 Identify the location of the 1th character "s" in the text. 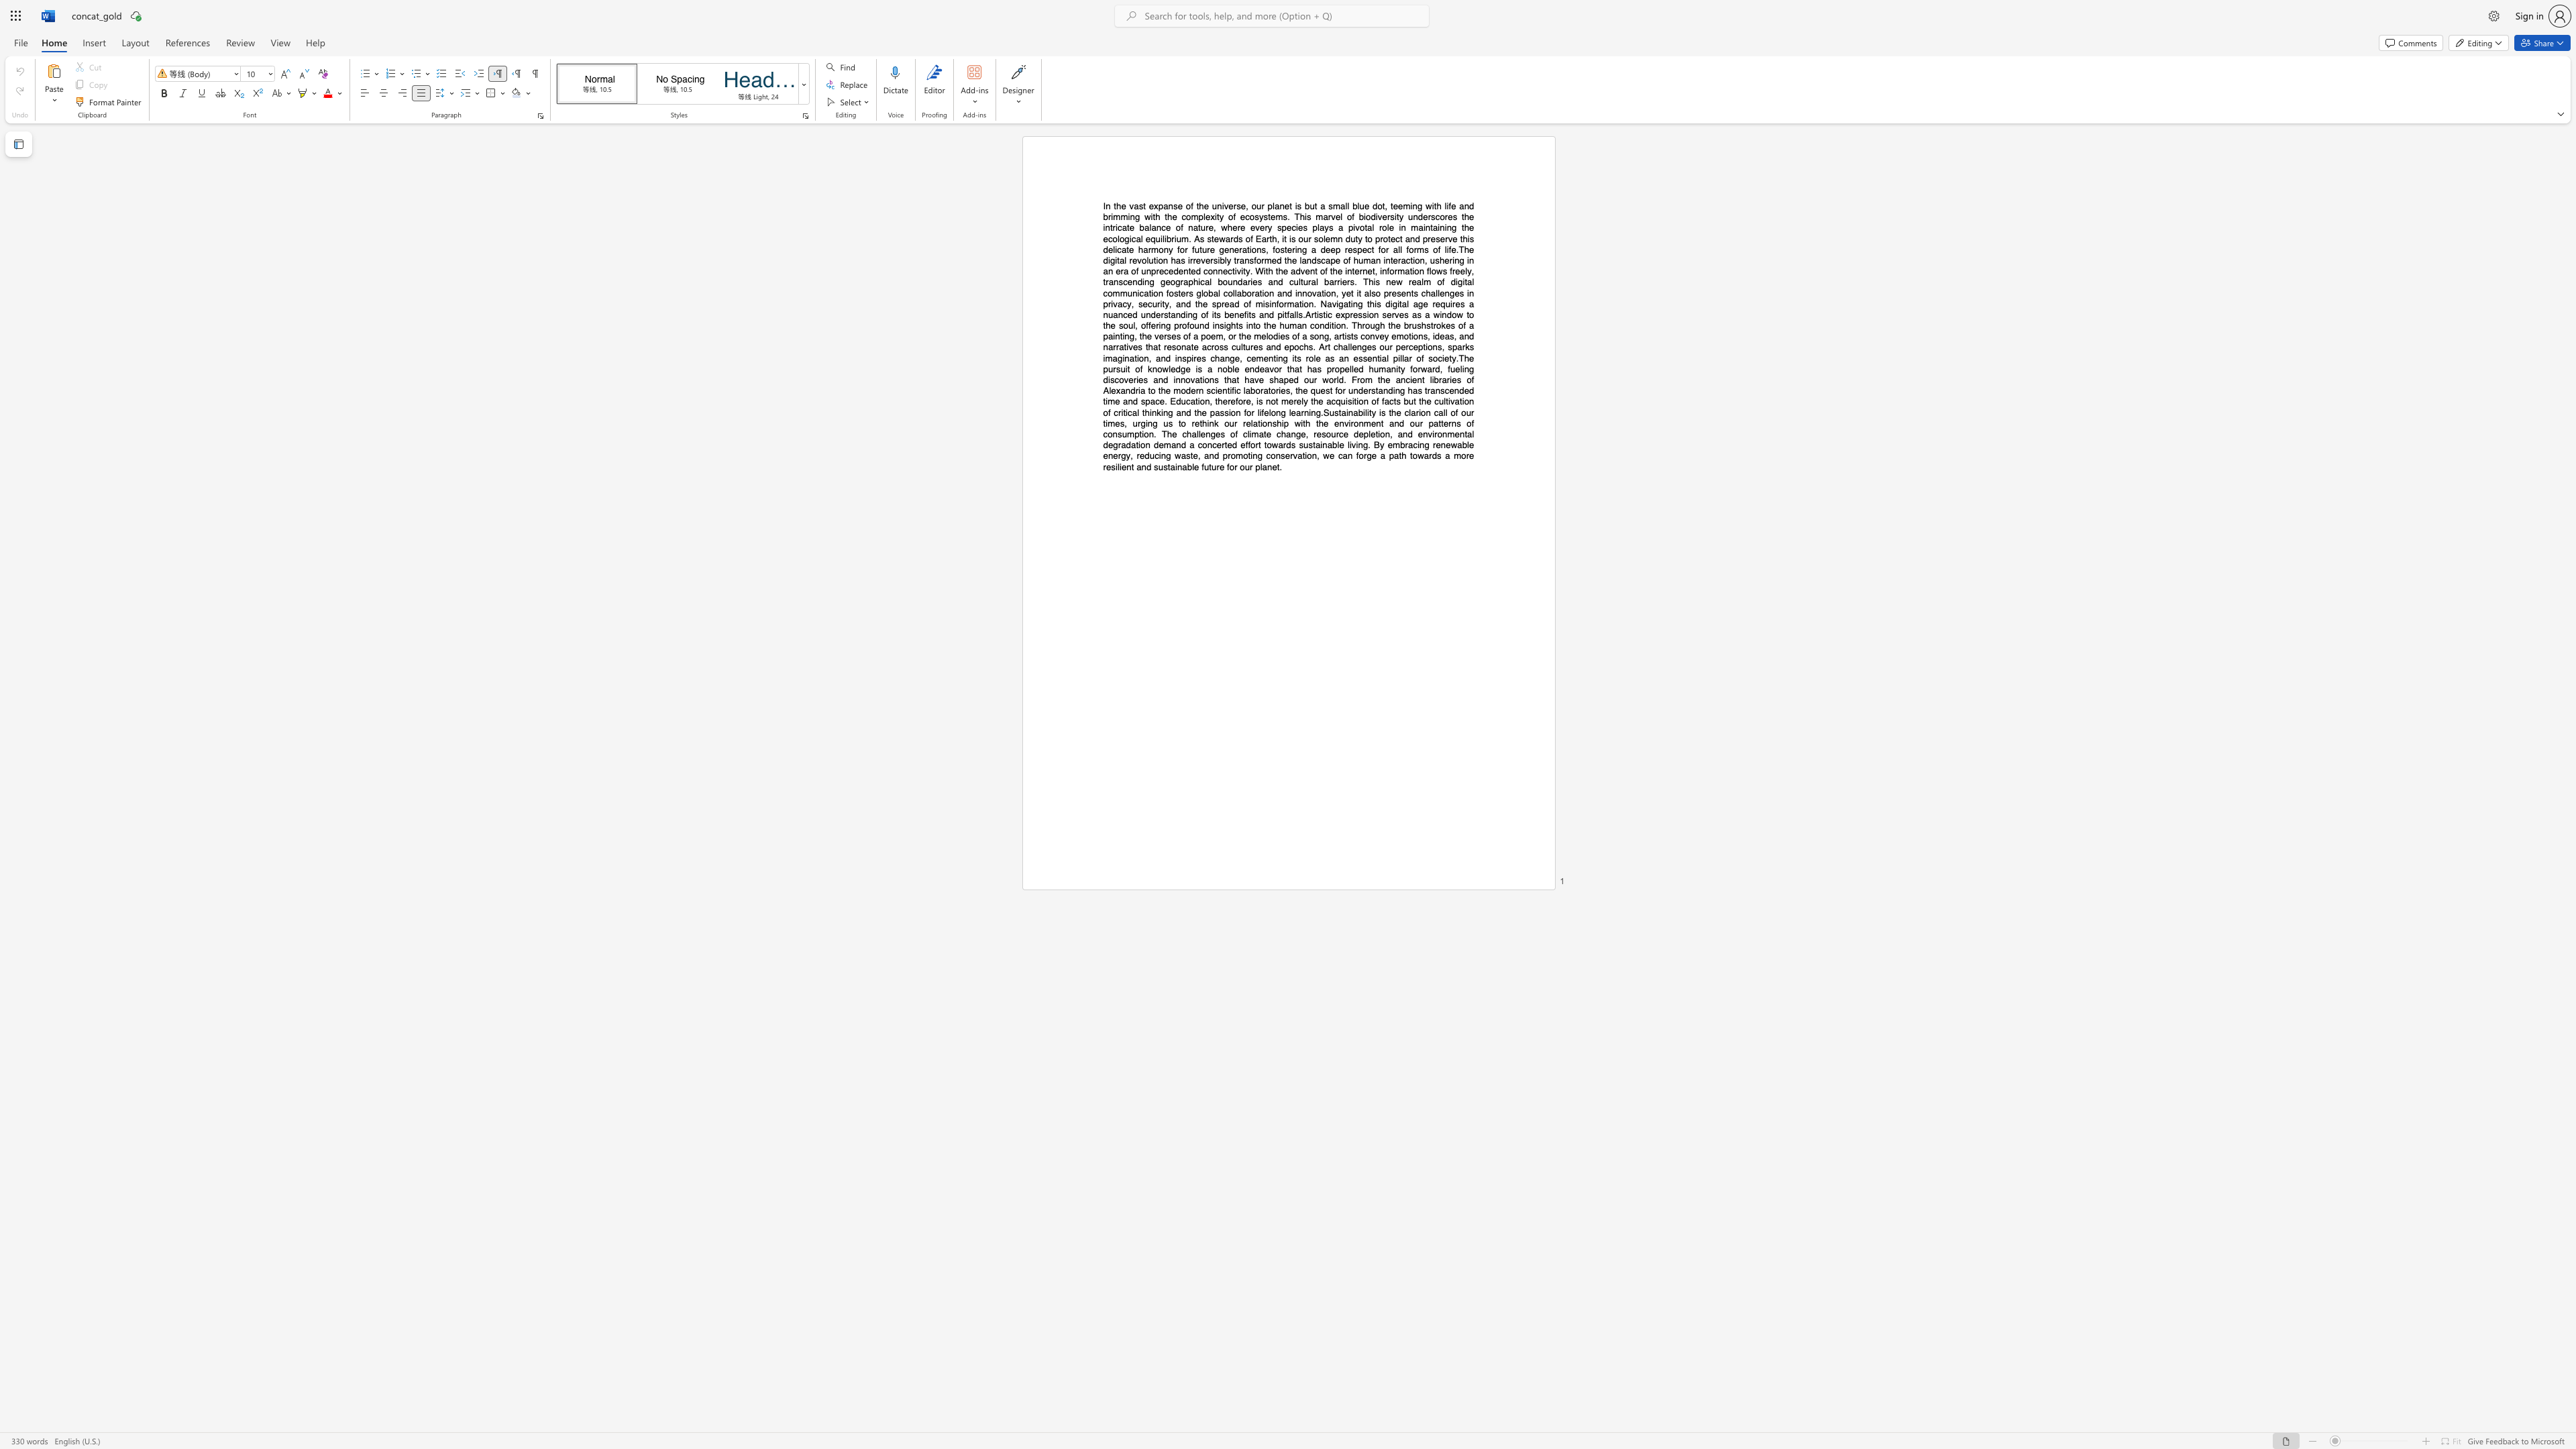
(1300, 315).